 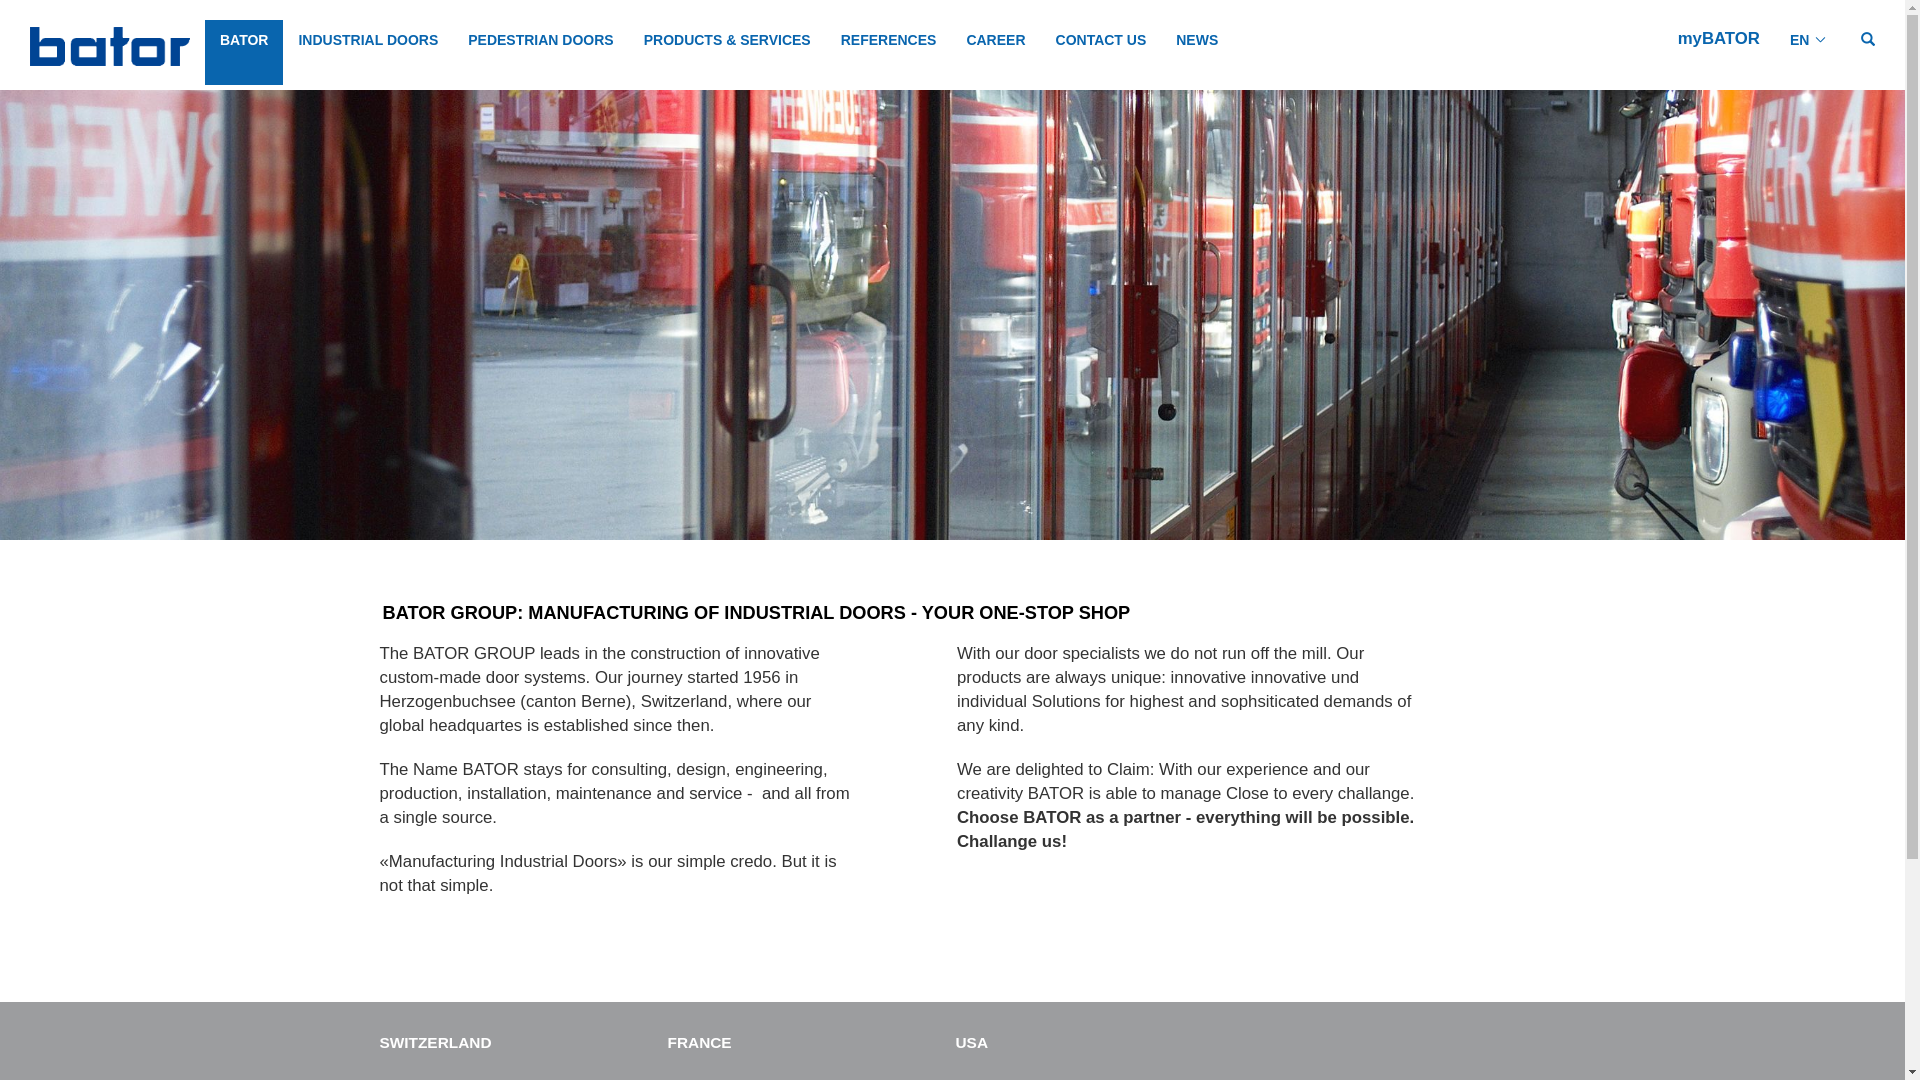 I want to click on 'myBATOR', so click(x=1717, y=38).